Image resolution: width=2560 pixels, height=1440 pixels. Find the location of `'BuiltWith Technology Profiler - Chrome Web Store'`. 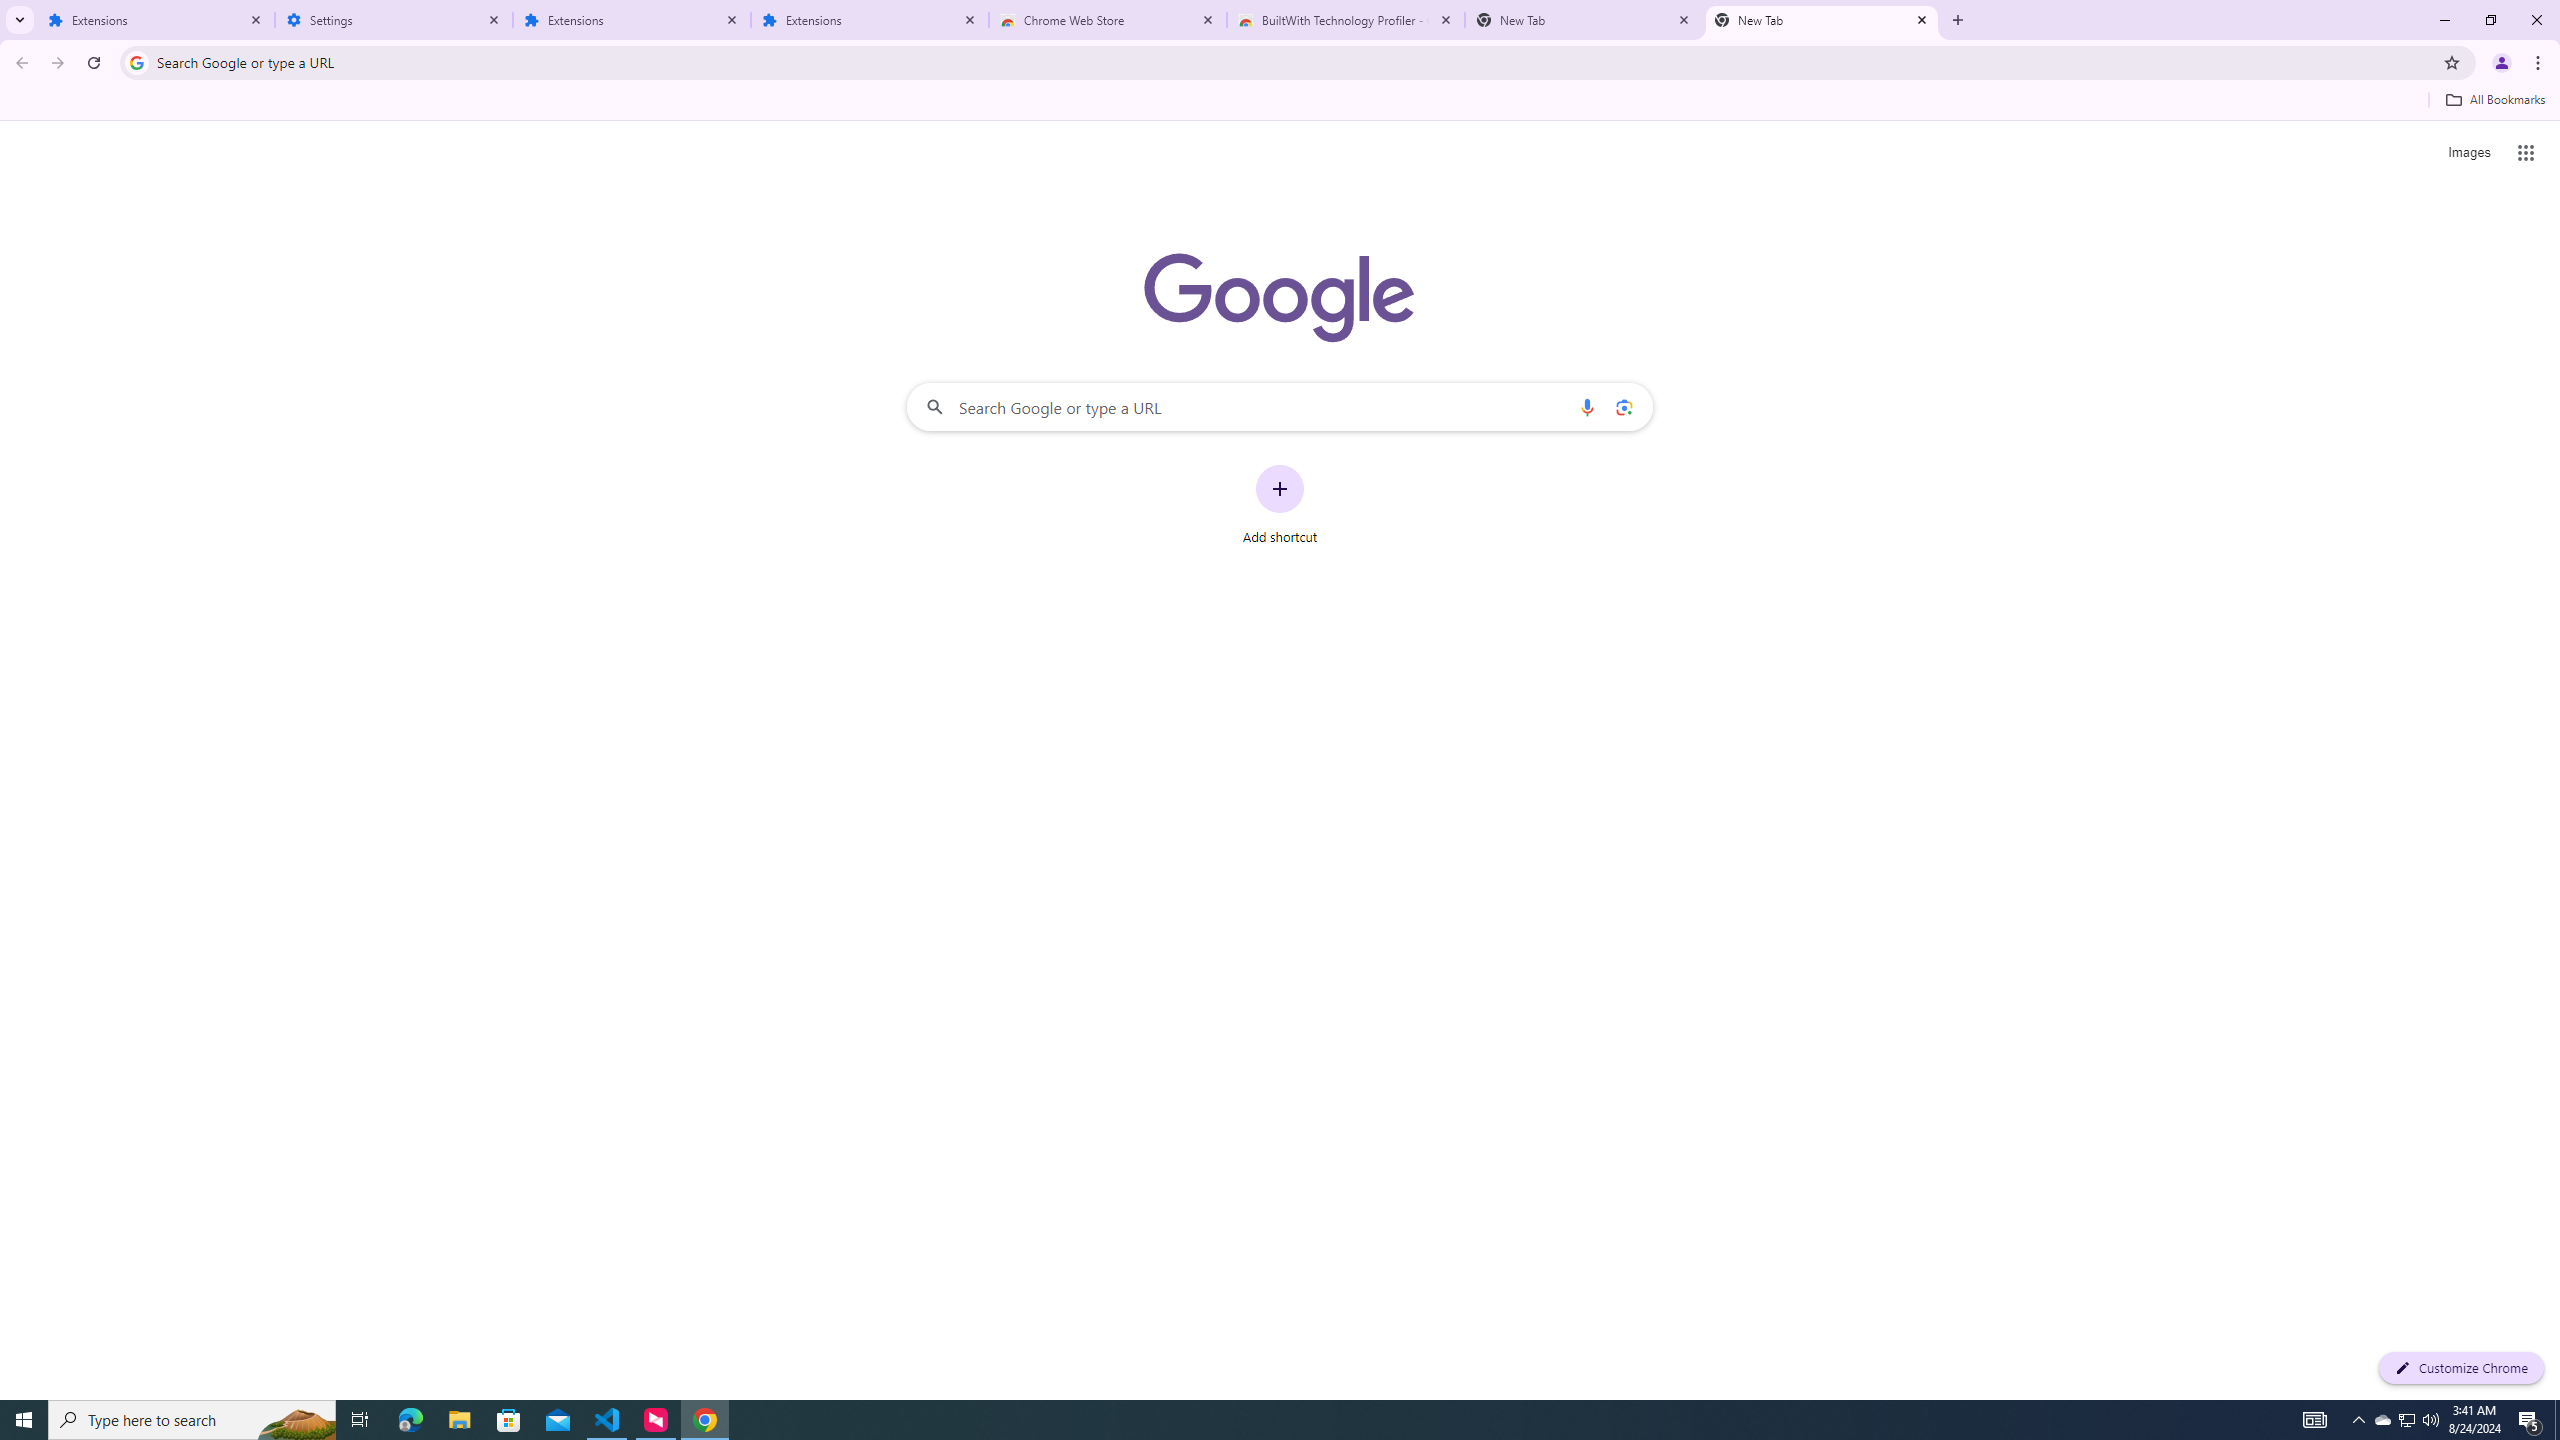

'BuiltWith Technology Profiler - Chrome Web Store' is located at coordinates (1345, 19).